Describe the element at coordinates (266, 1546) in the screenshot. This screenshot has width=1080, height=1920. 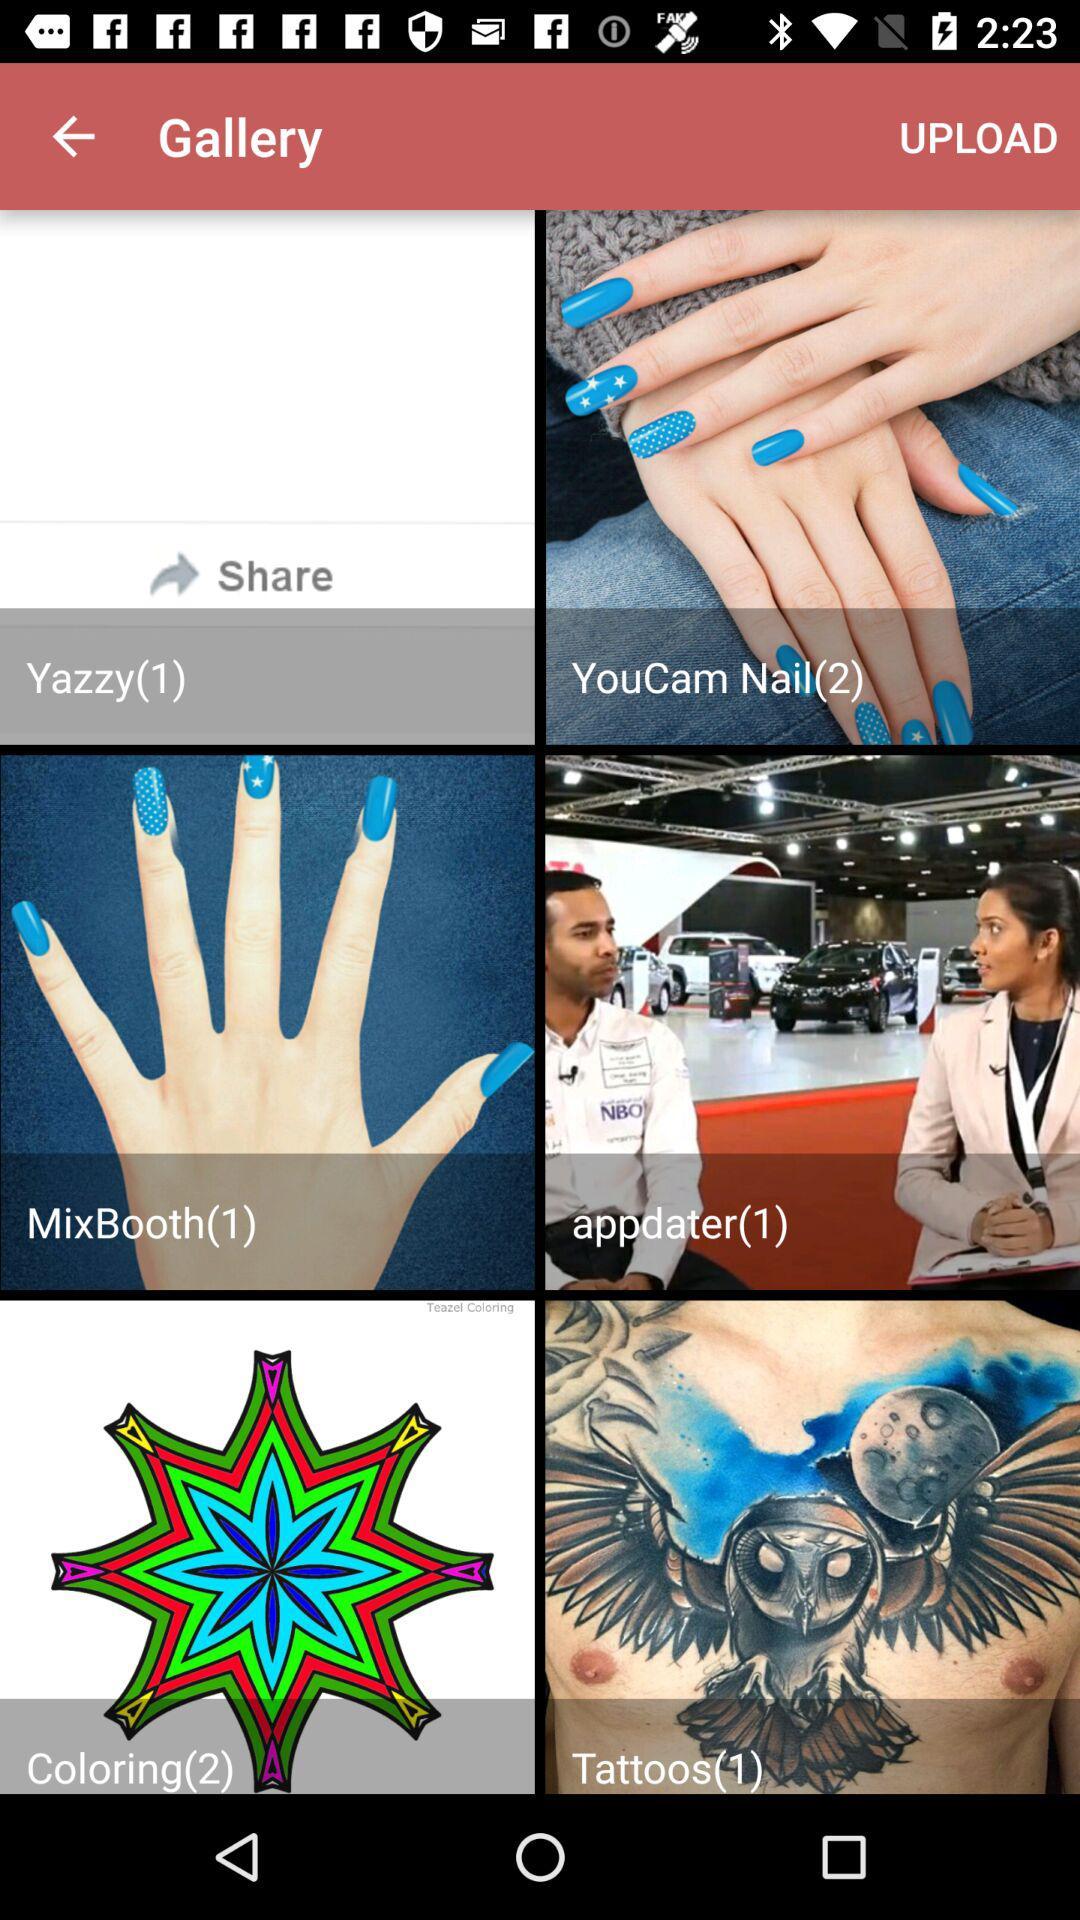
I see `previous` at that location.